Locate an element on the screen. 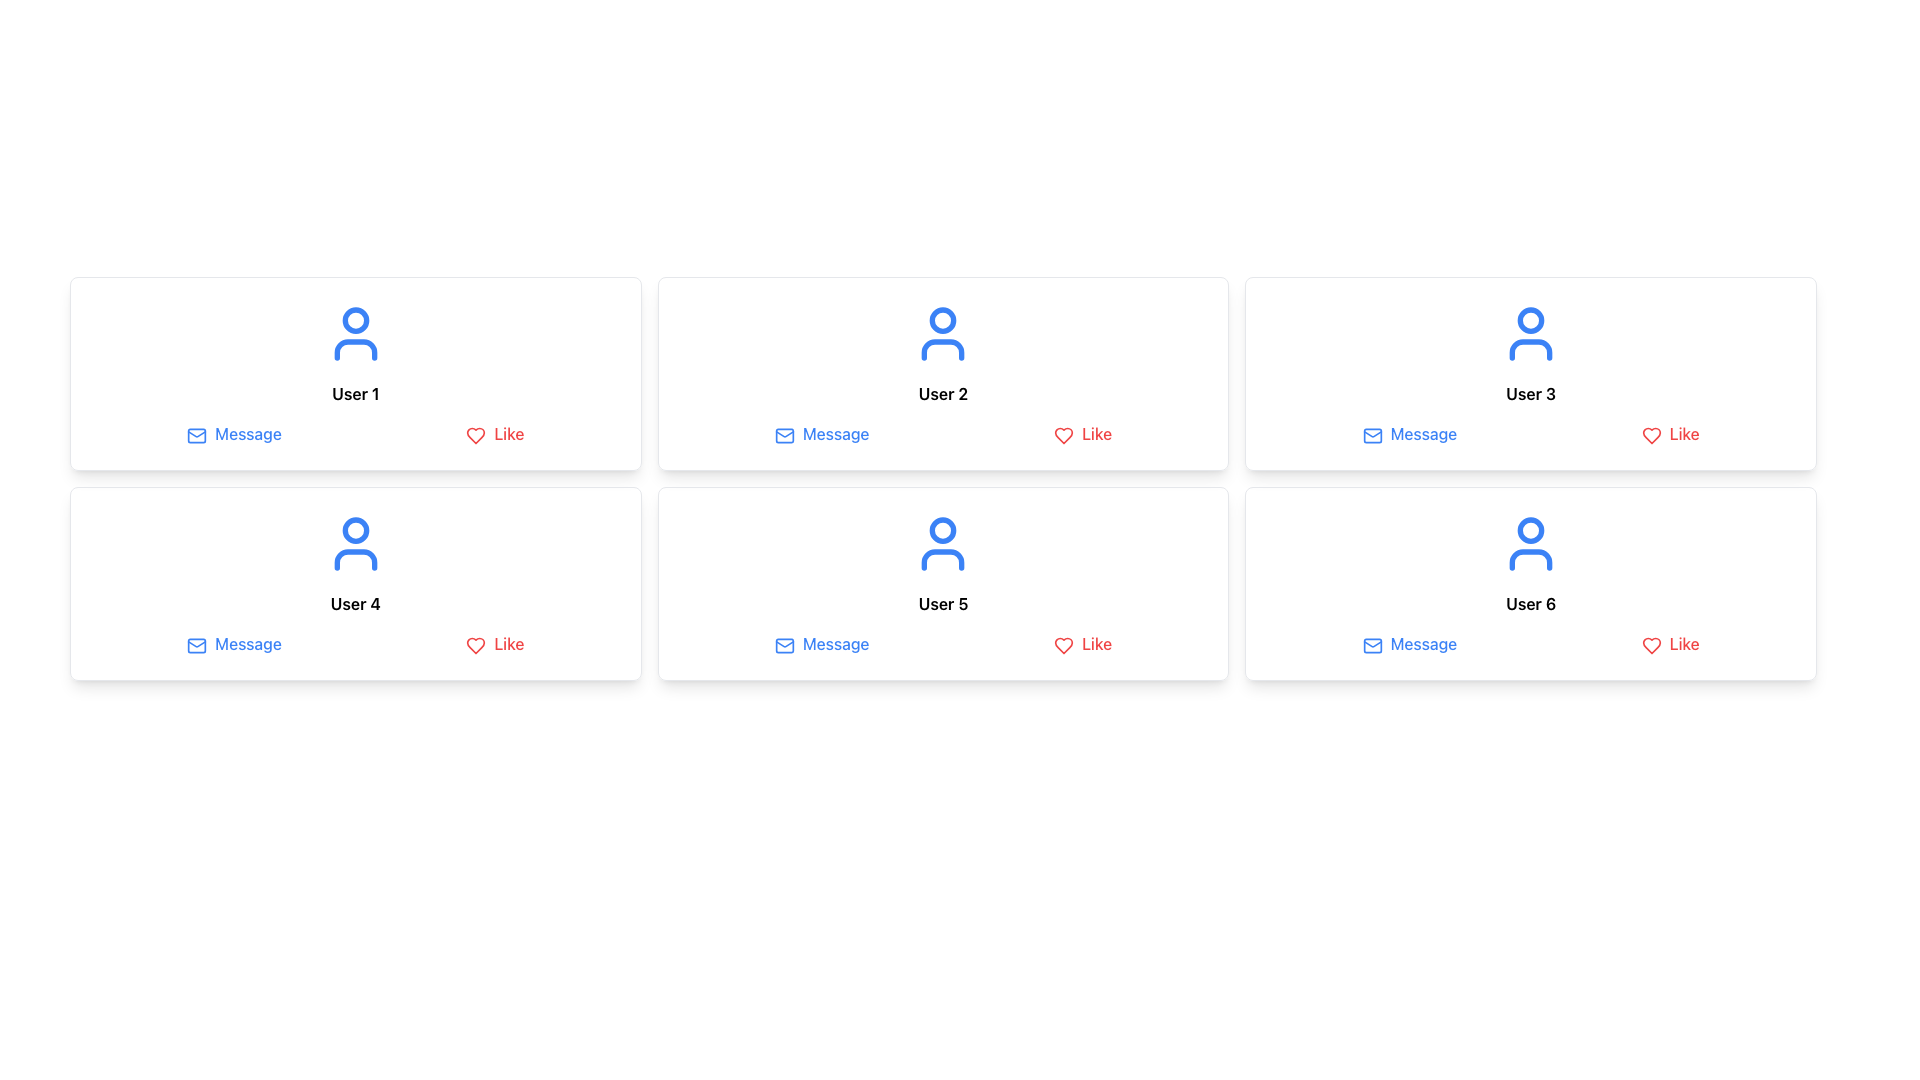 The width and height of the screenshot is (1920, 1080). the 'like' icon located at the bottom-right section of the third card in the second row of the grid layout, which serves as a visual indicator for a positive feedback action is located at coordinates (1651, 645).